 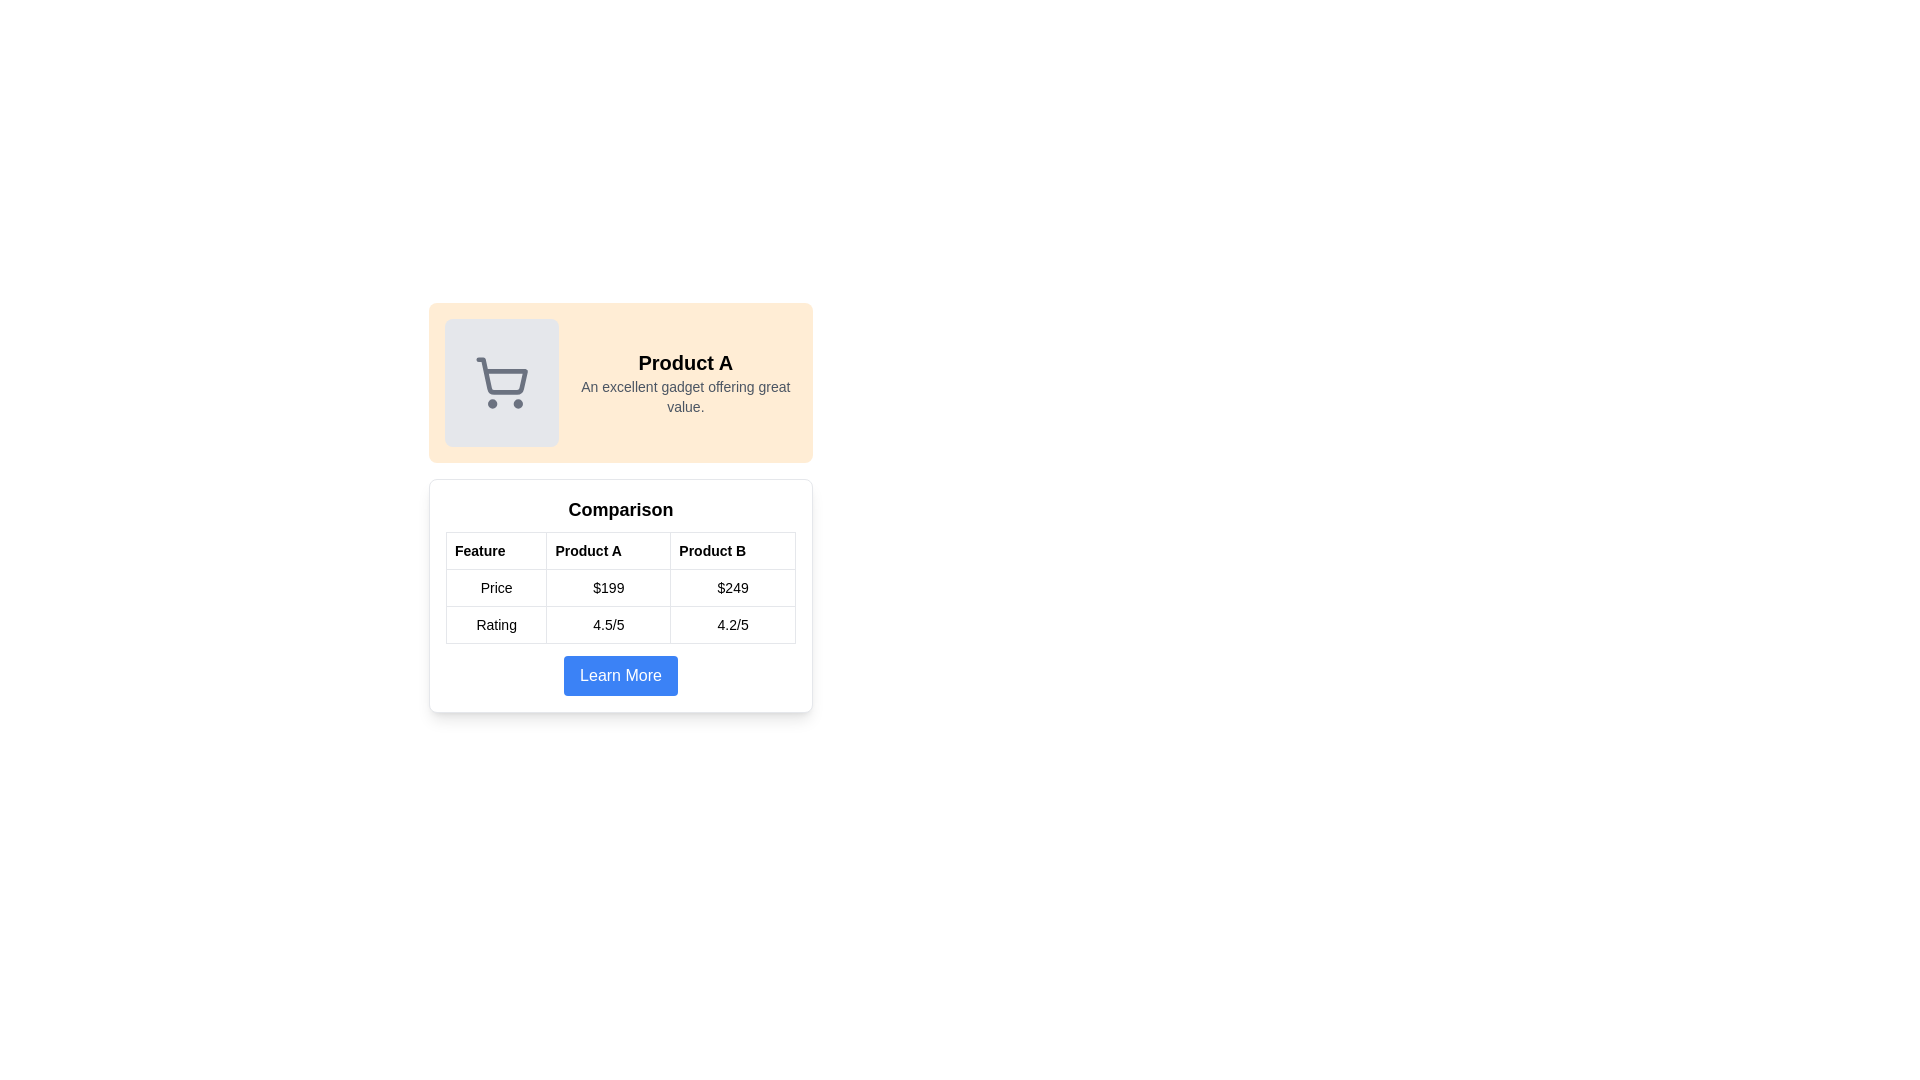 I want to click on the text label displaying 'Product A', which is positioned in the middle column of a comparison table row, so click(x=607, y=551).